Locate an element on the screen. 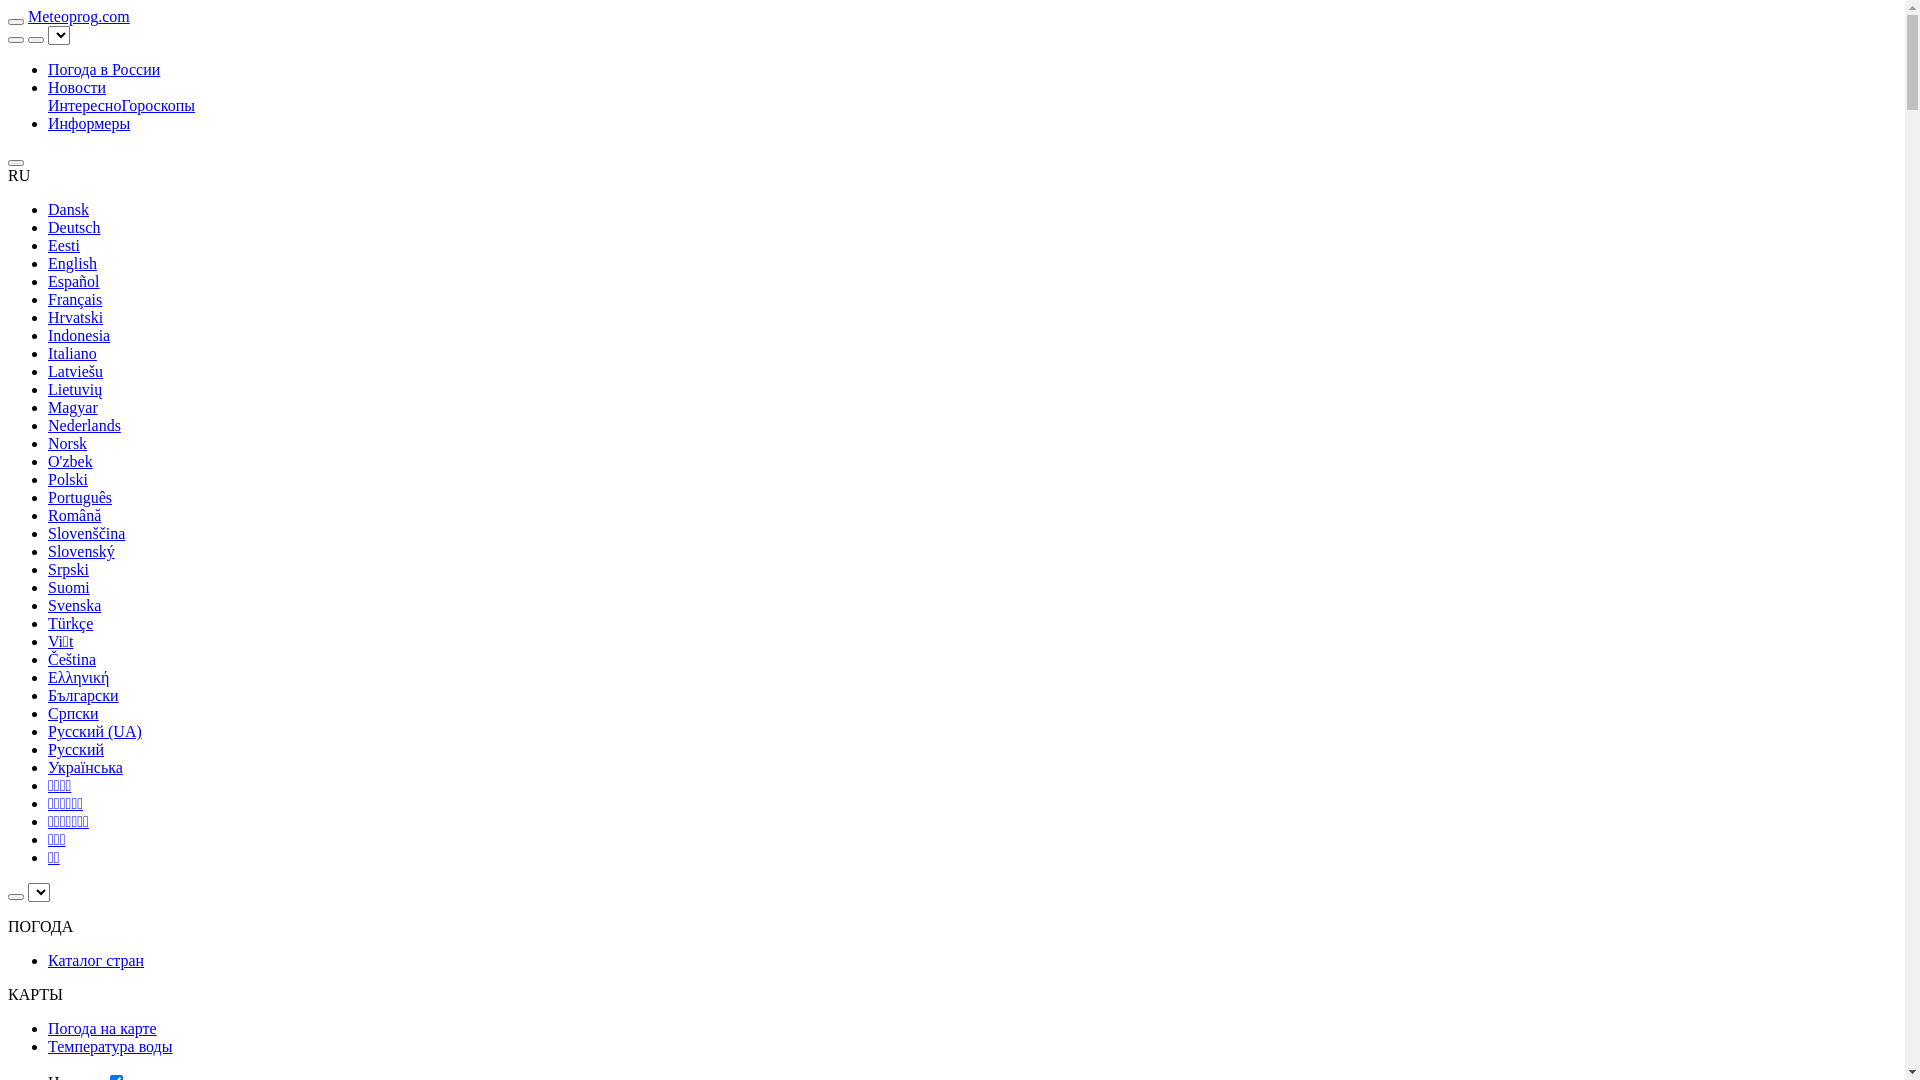 The height and width of the screenshot is (1080, 1920). 'Indonesia' is located at coordinates (78, 334).